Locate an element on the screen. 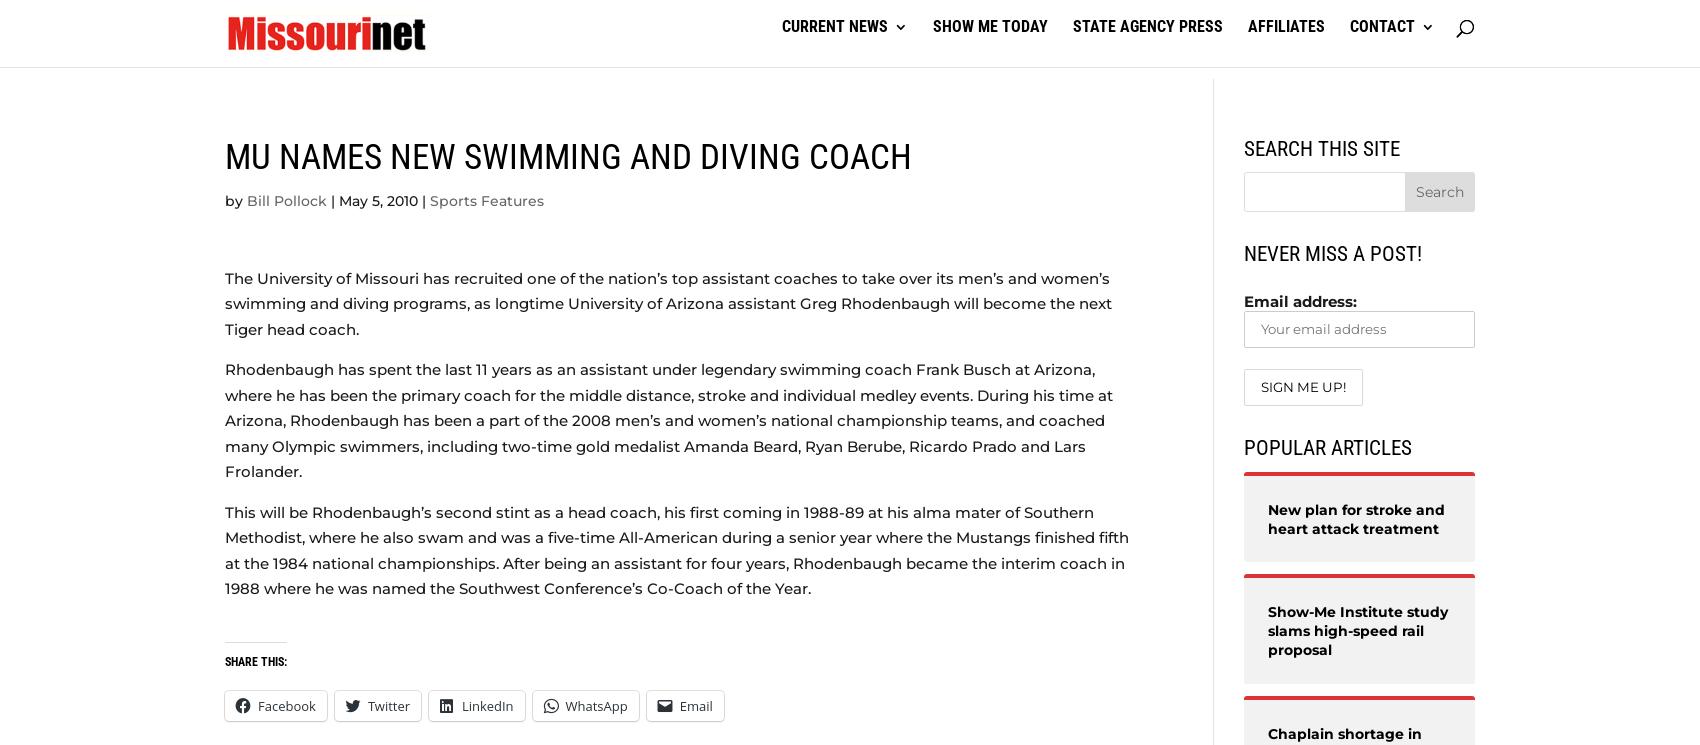  'May 5, 2010' is located at coordinates (377, 200).